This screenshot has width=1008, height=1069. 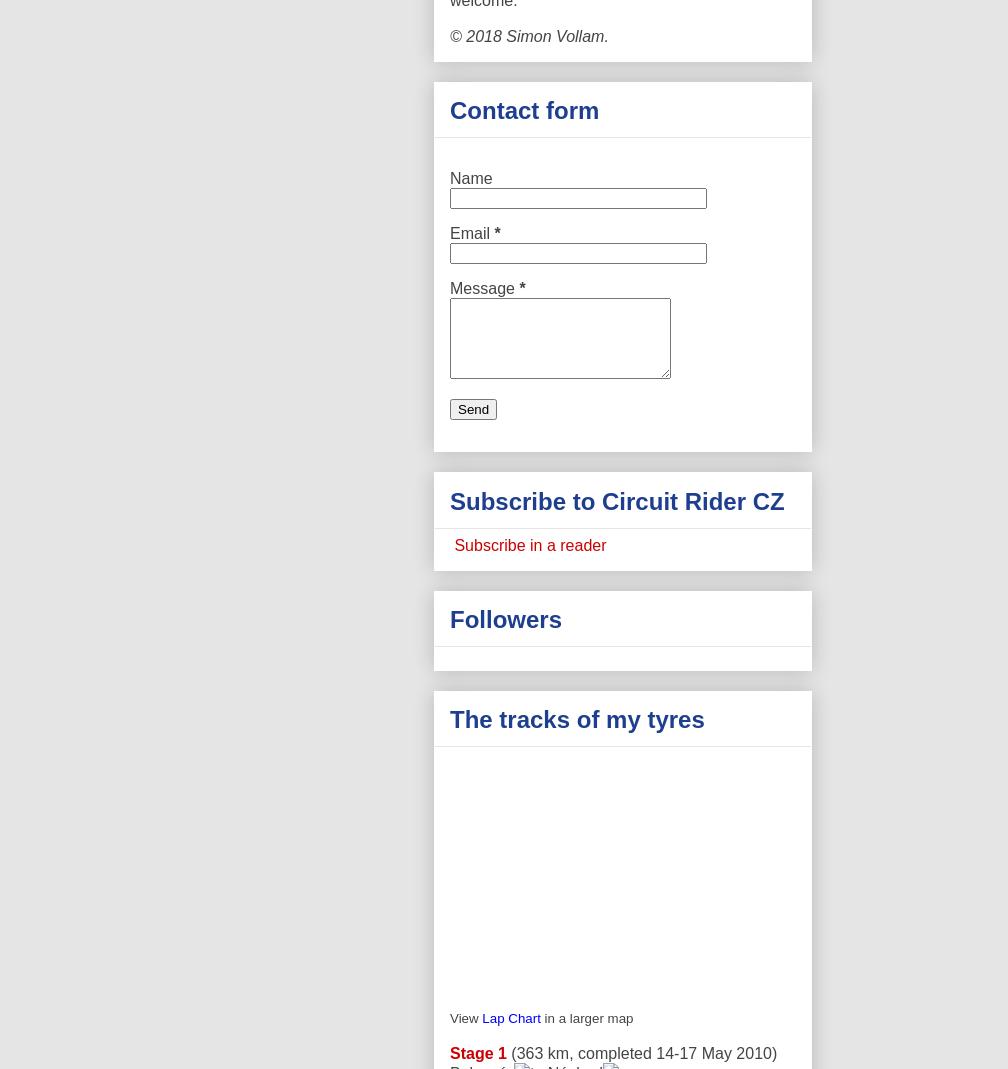 I want to click on 'The tracks of my tyres', so click(x=576, y=718).